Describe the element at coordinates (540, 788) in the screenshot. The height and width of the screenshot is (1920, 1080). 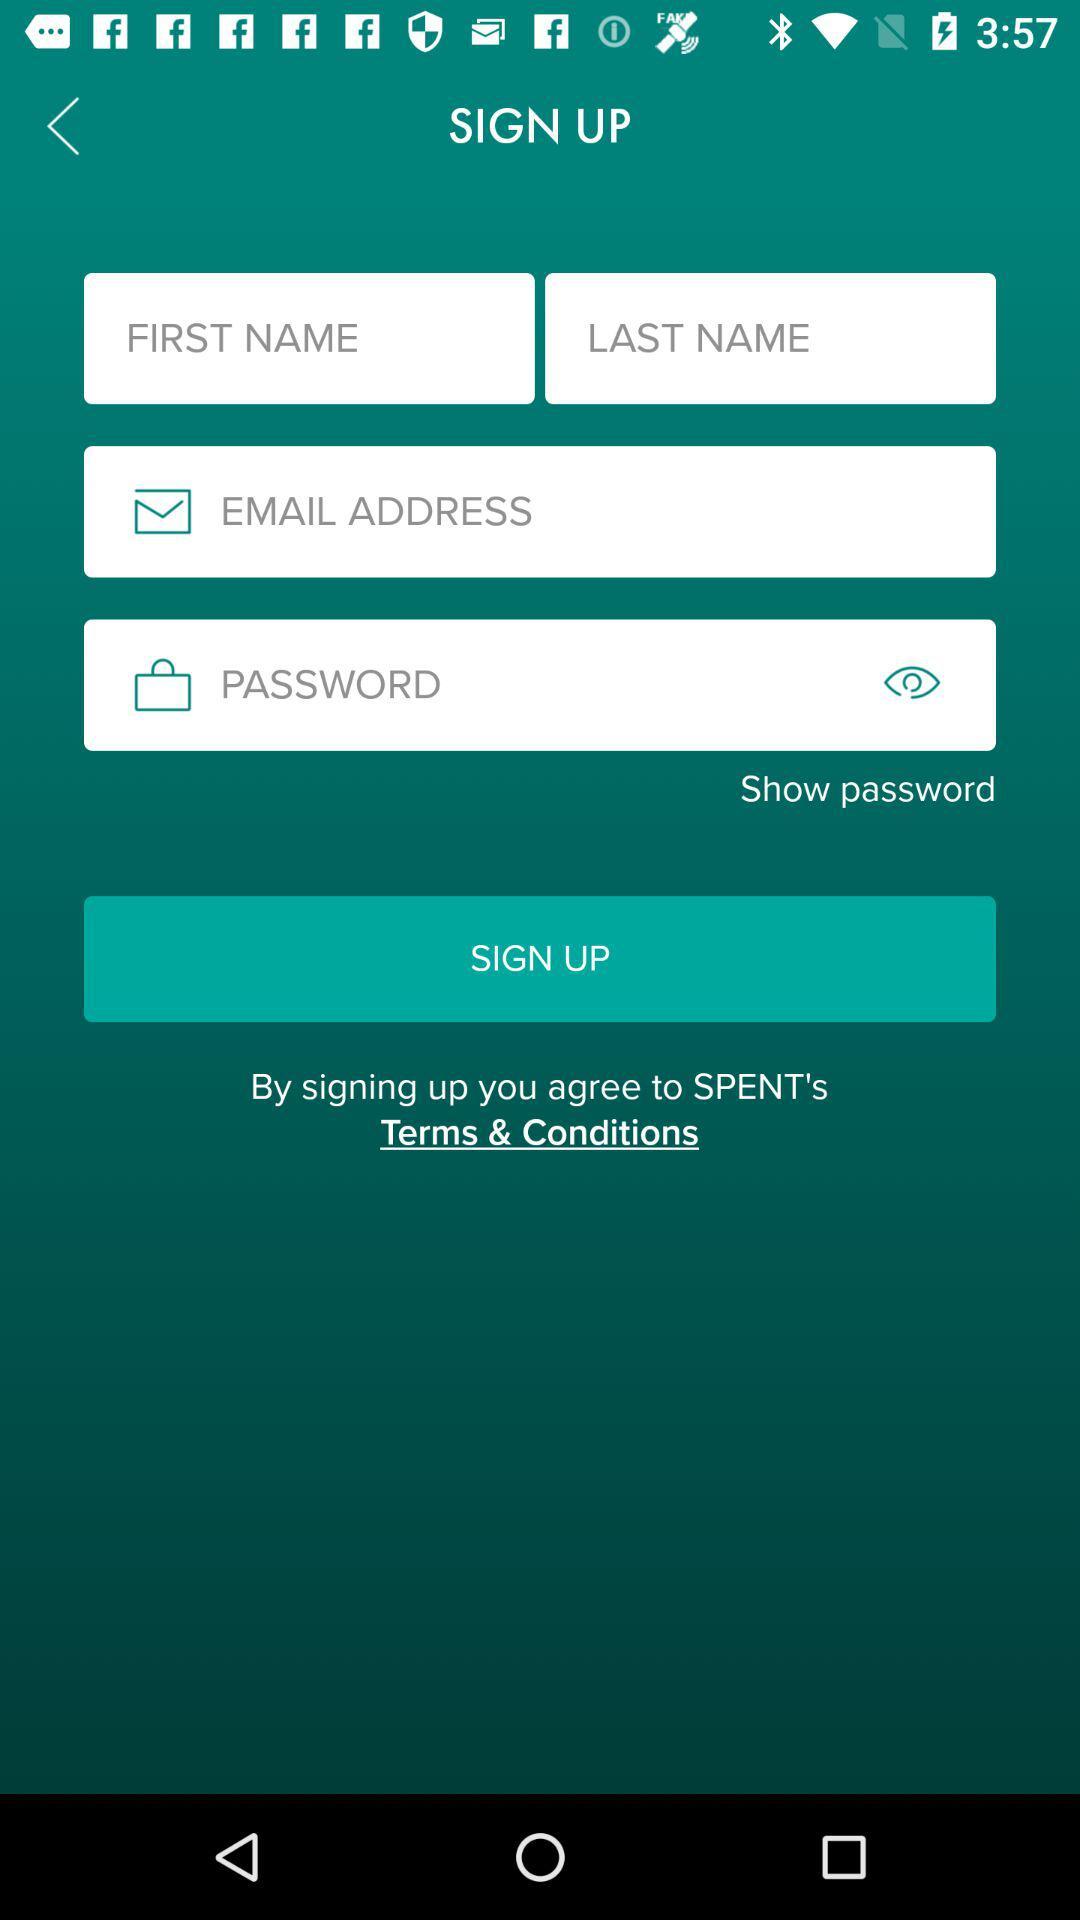
I see `the item above sign up icon` at that location.